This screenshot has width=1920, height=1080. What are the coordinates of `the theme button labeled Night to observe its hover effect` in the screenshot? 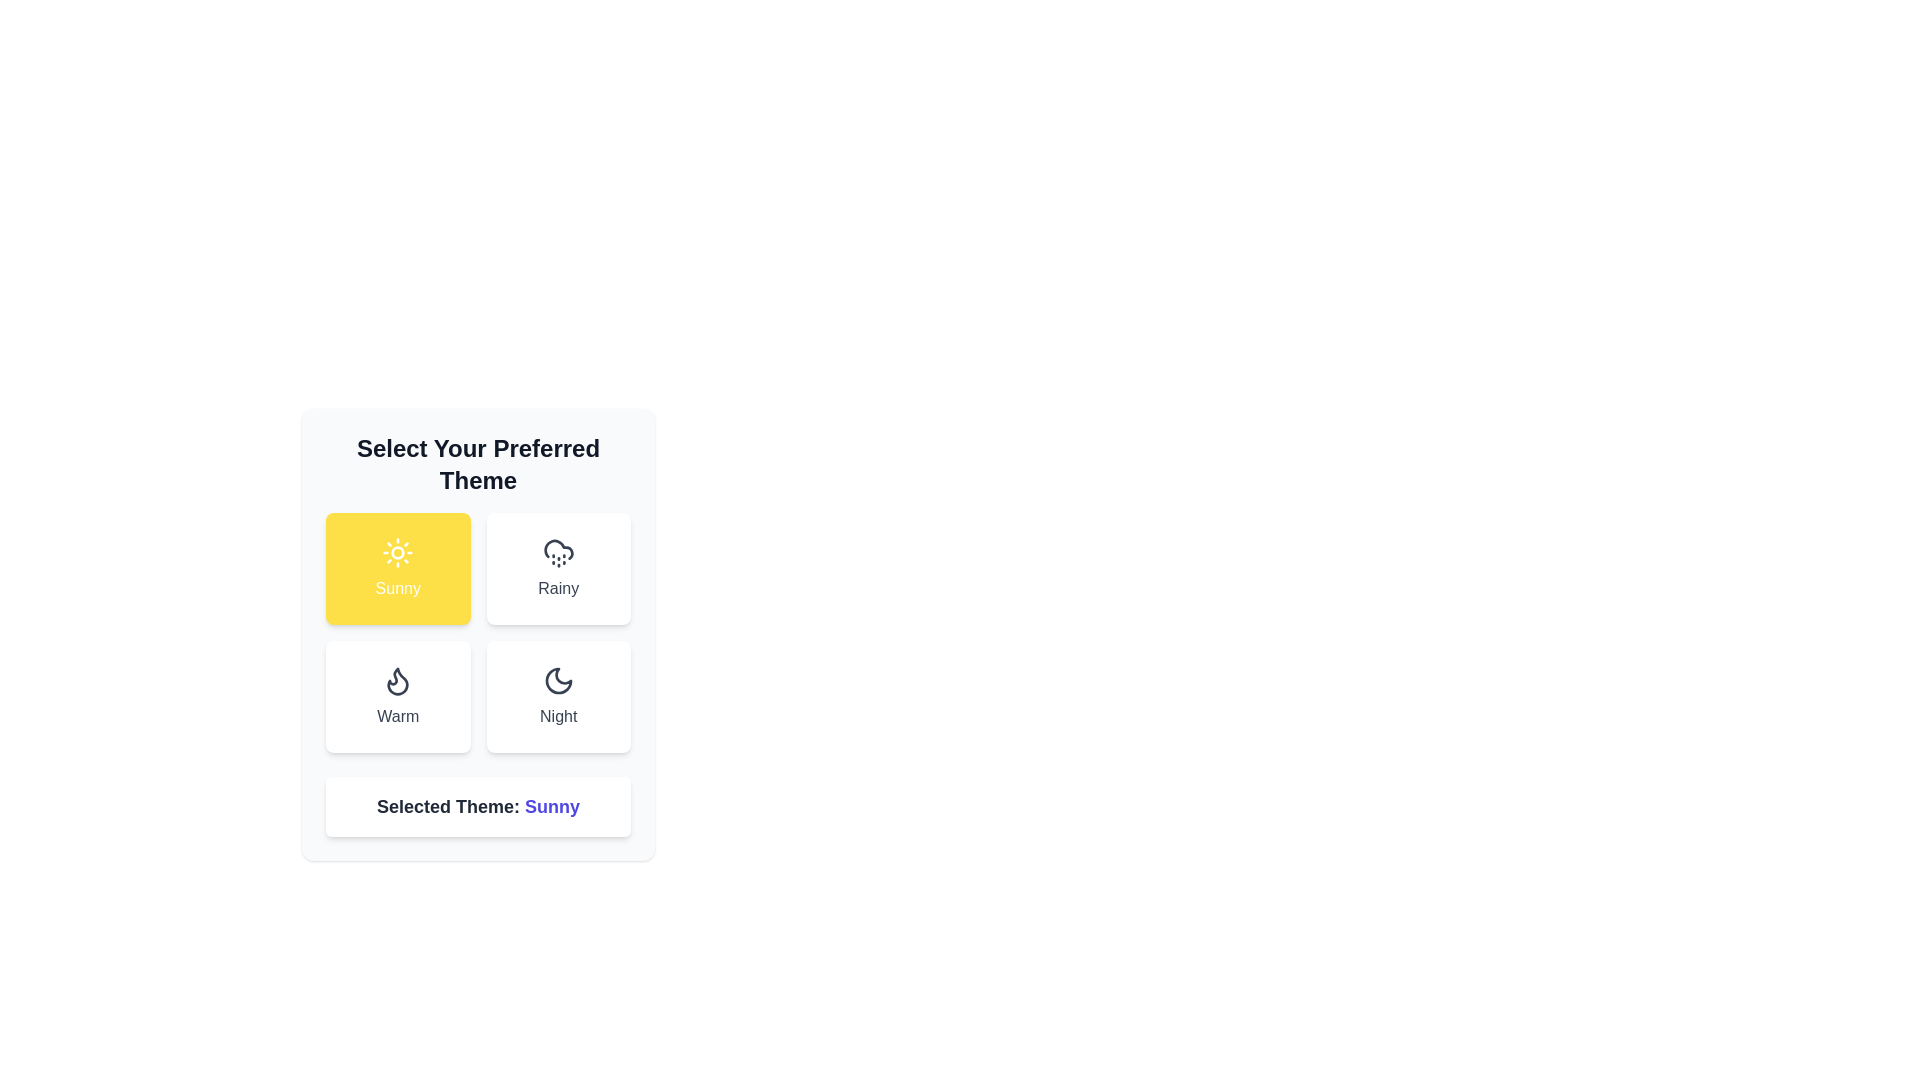 It's located at (558, 696).